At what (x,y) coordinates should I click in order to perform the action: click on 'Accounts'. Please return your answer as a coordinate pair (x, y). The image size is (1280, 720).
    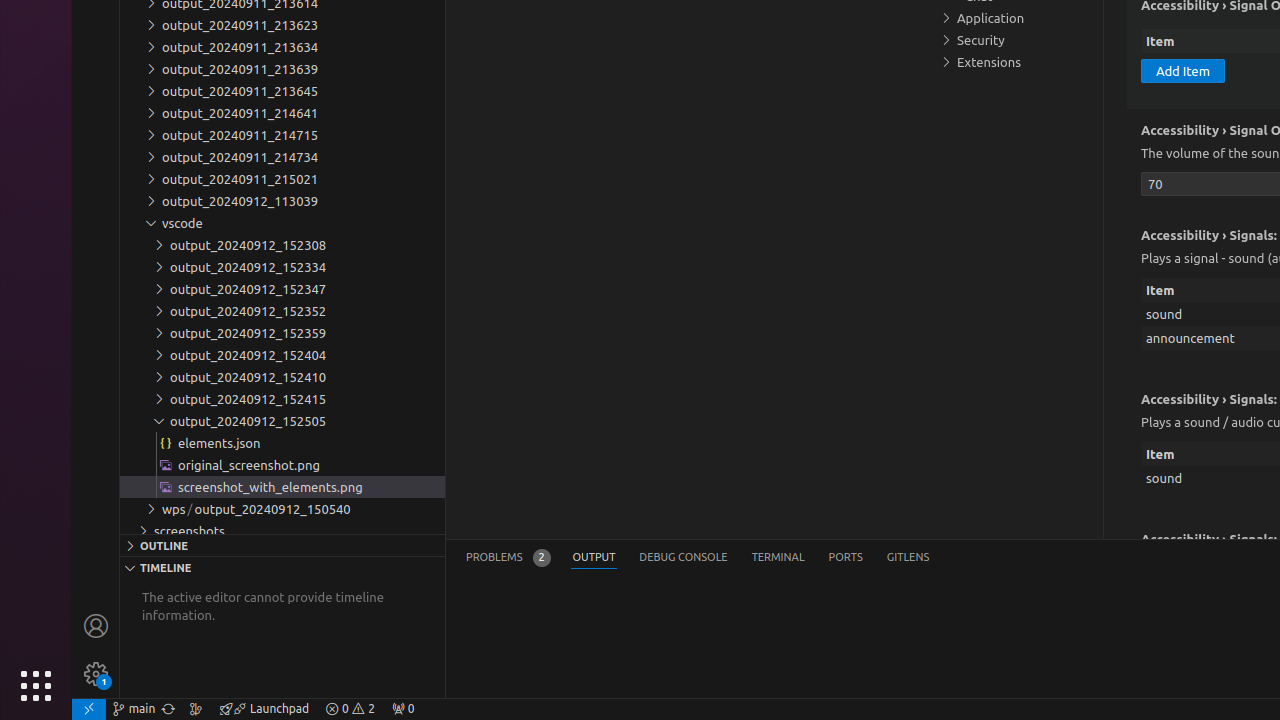
    Looking at the image, I should click on (95, 624).